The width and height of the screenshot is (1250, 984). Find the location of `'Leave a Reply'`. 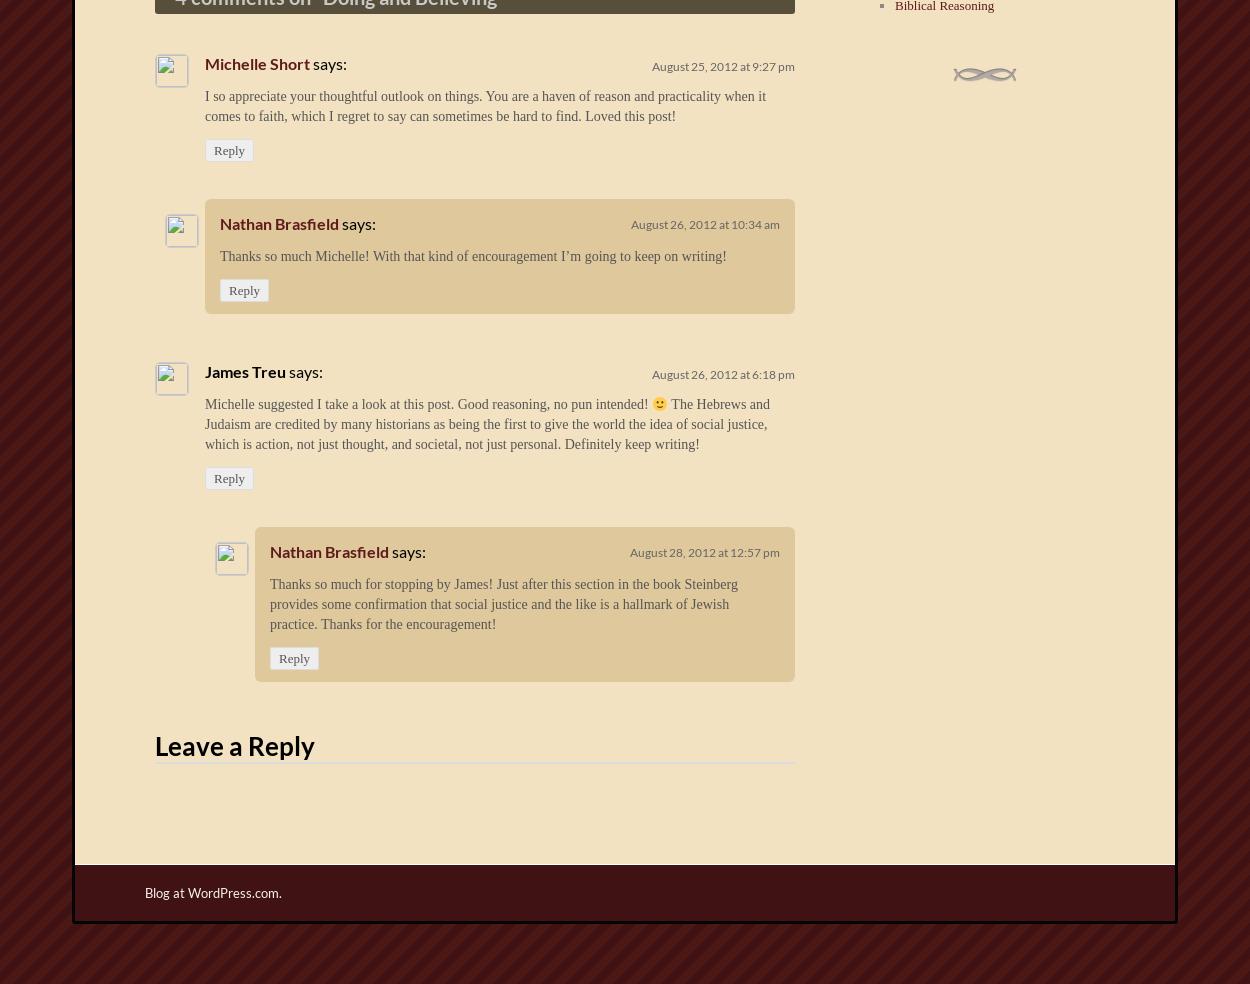

'Leave a Reply' is located at coordinates (234, 744).